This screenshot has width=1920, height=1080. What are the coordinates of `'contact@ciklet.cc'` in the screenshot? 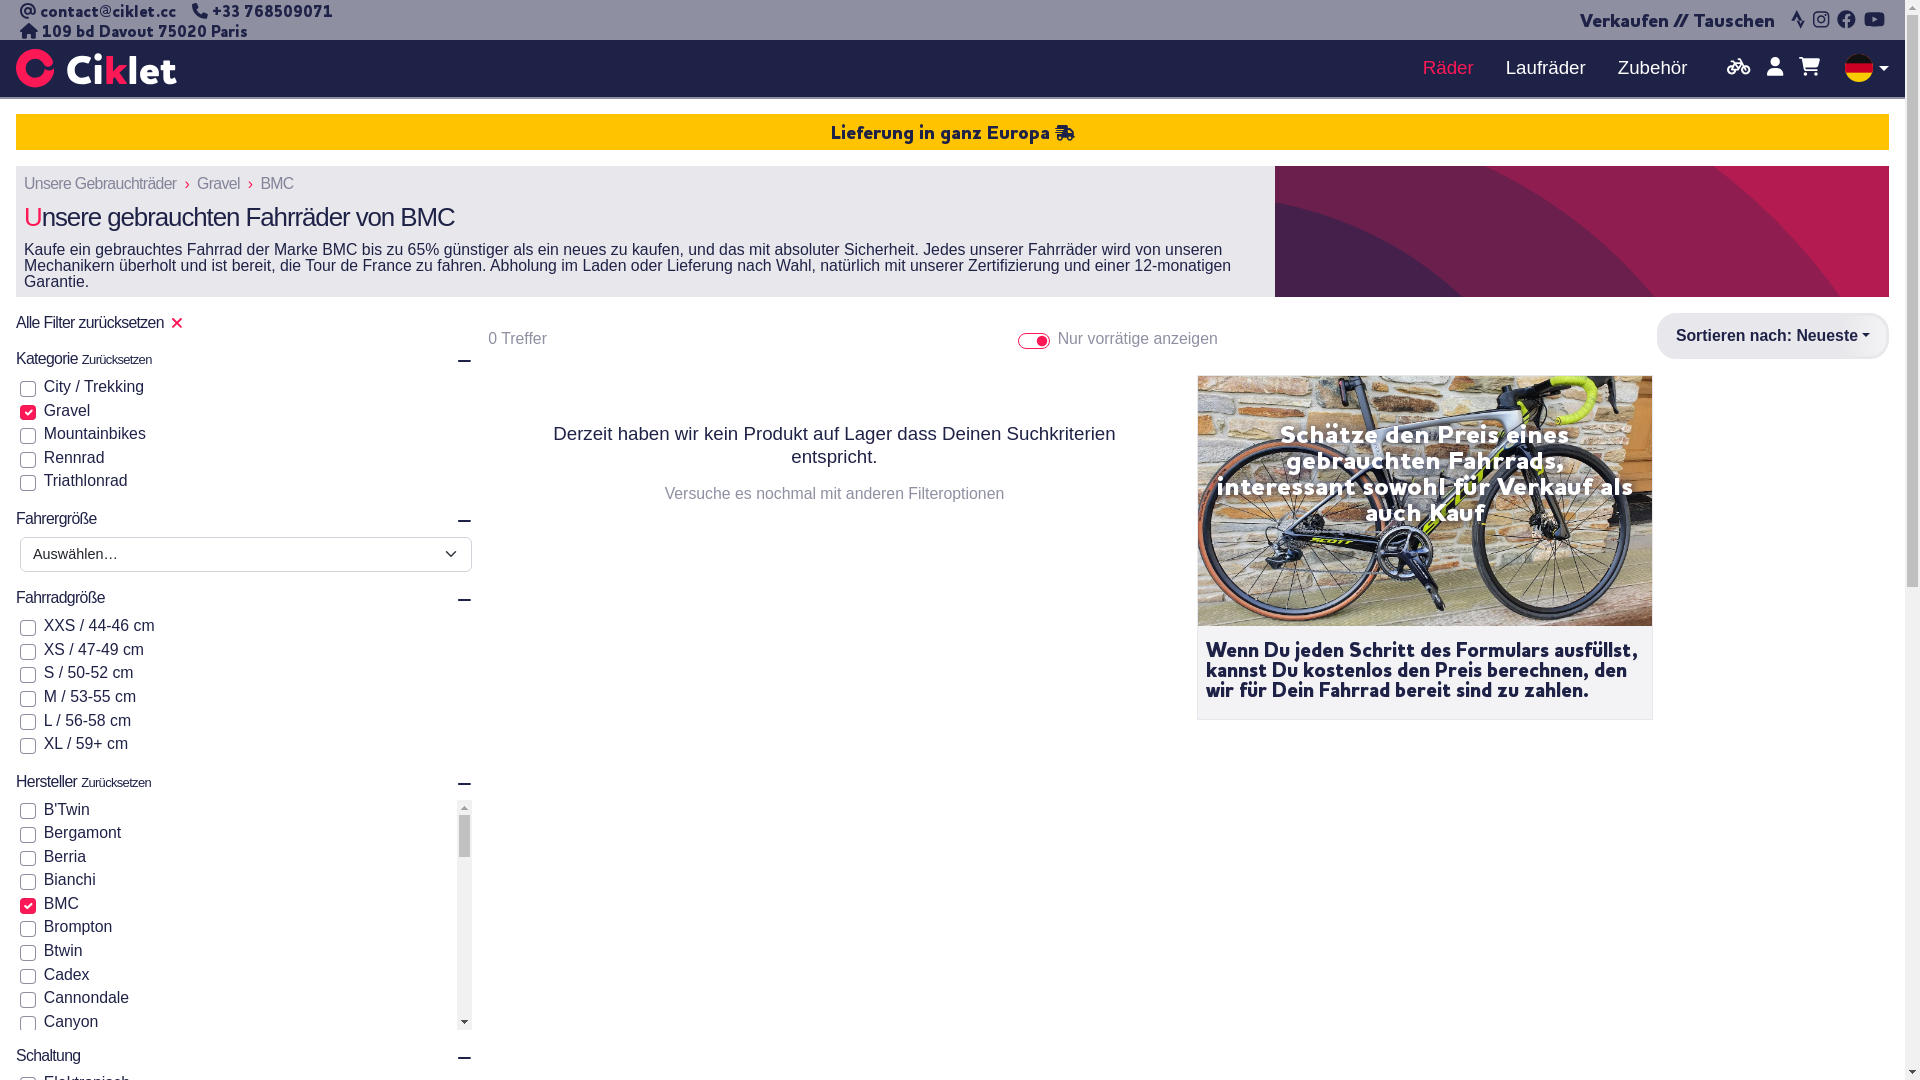 It's located at (96, 12).